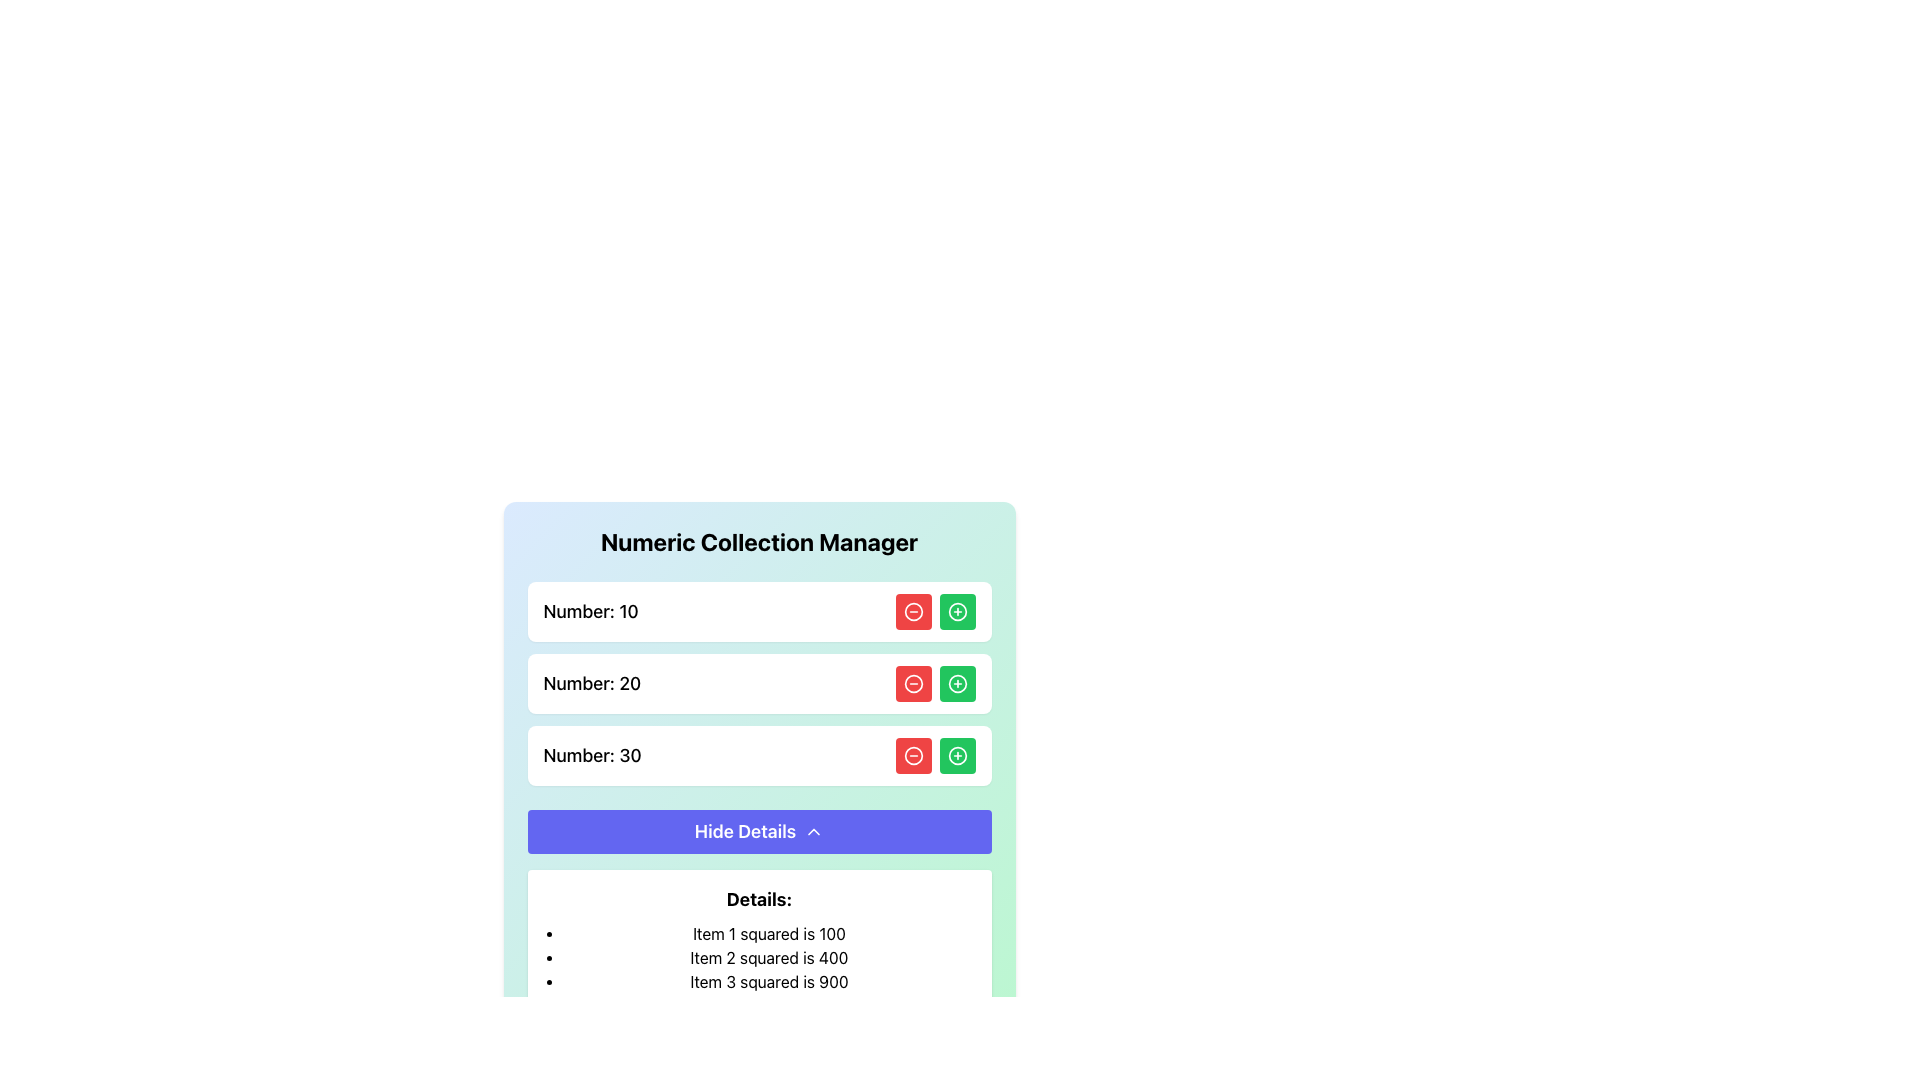 The height and width of the screenshot is (1080, 1920). I want to click on the circular red button with a minus symbol located on the right side of the second row, next to the number 20, to observe a visual response, so click(912, 682).